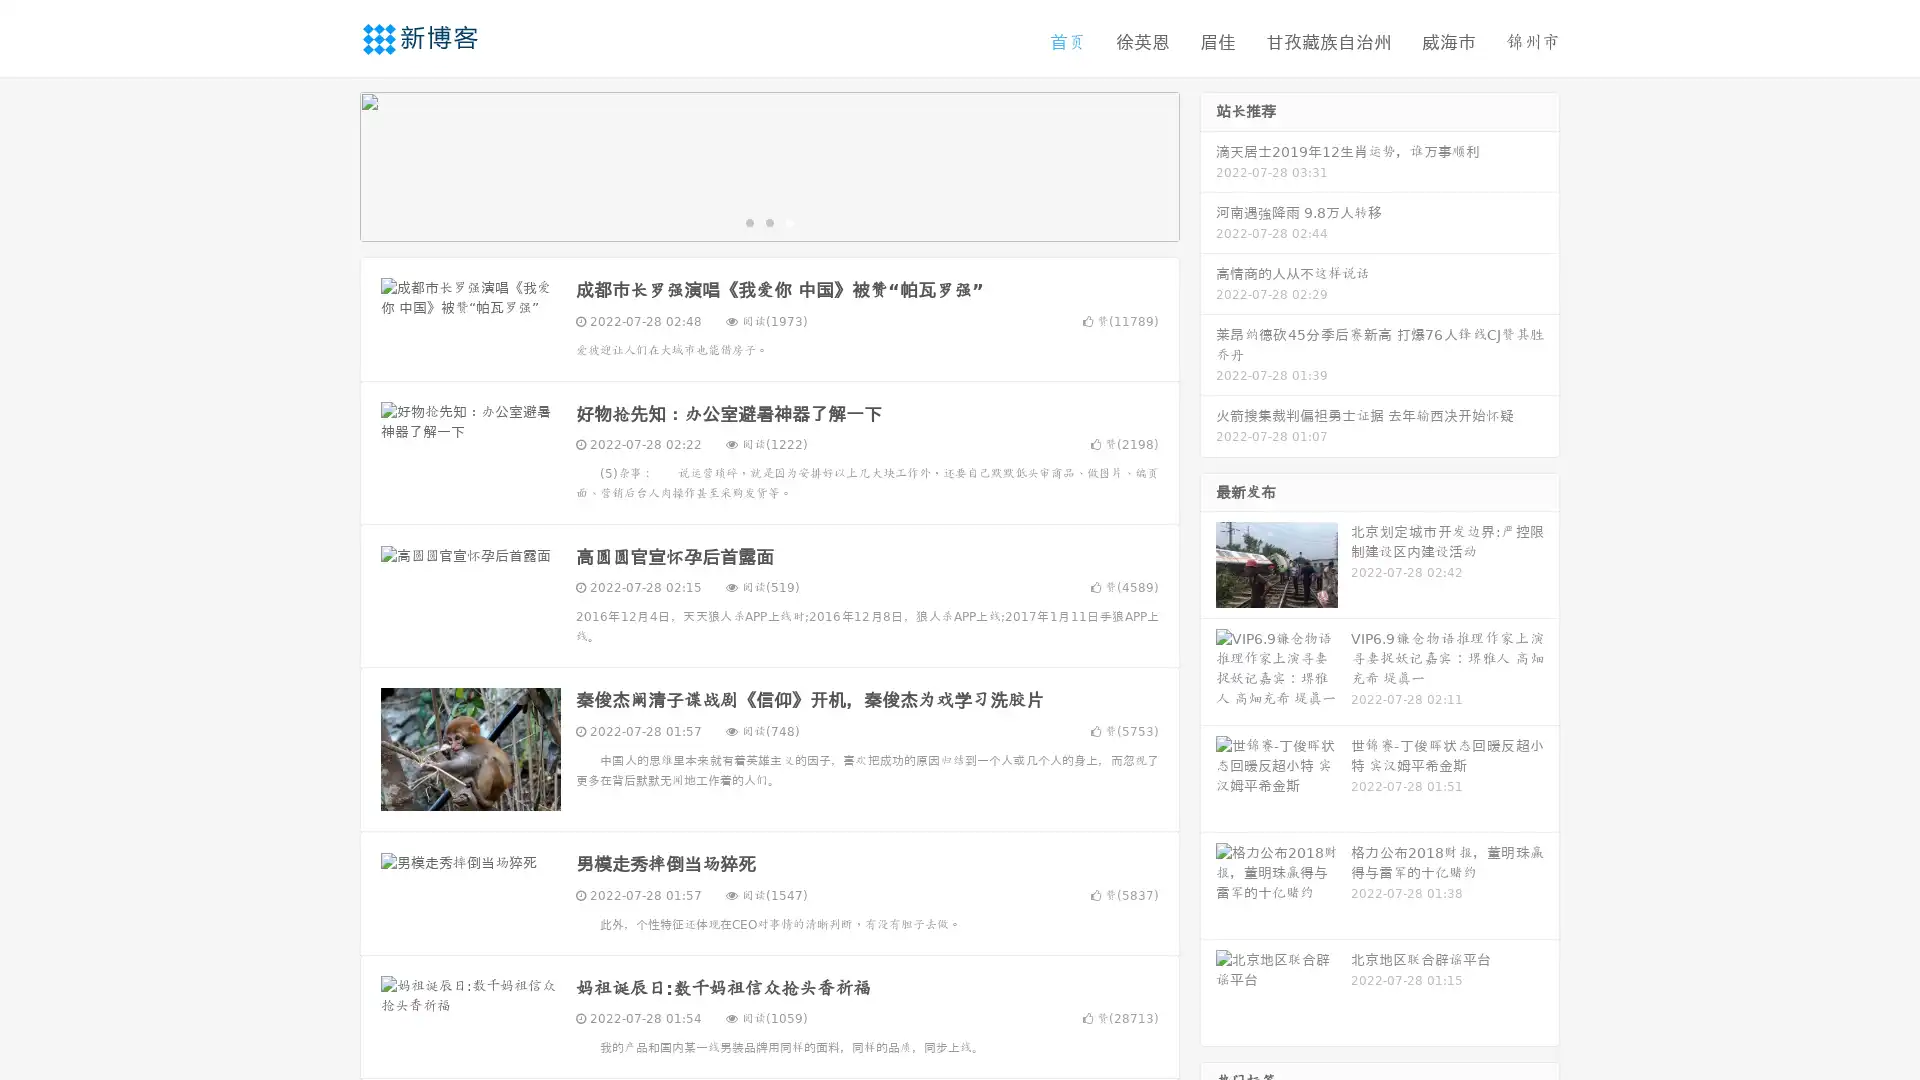 The width and height of the screenshot is (1920, 1080). Describe the element at coordinates (789, 225) in the screenshot. I see `Go to slide 3` at that location.